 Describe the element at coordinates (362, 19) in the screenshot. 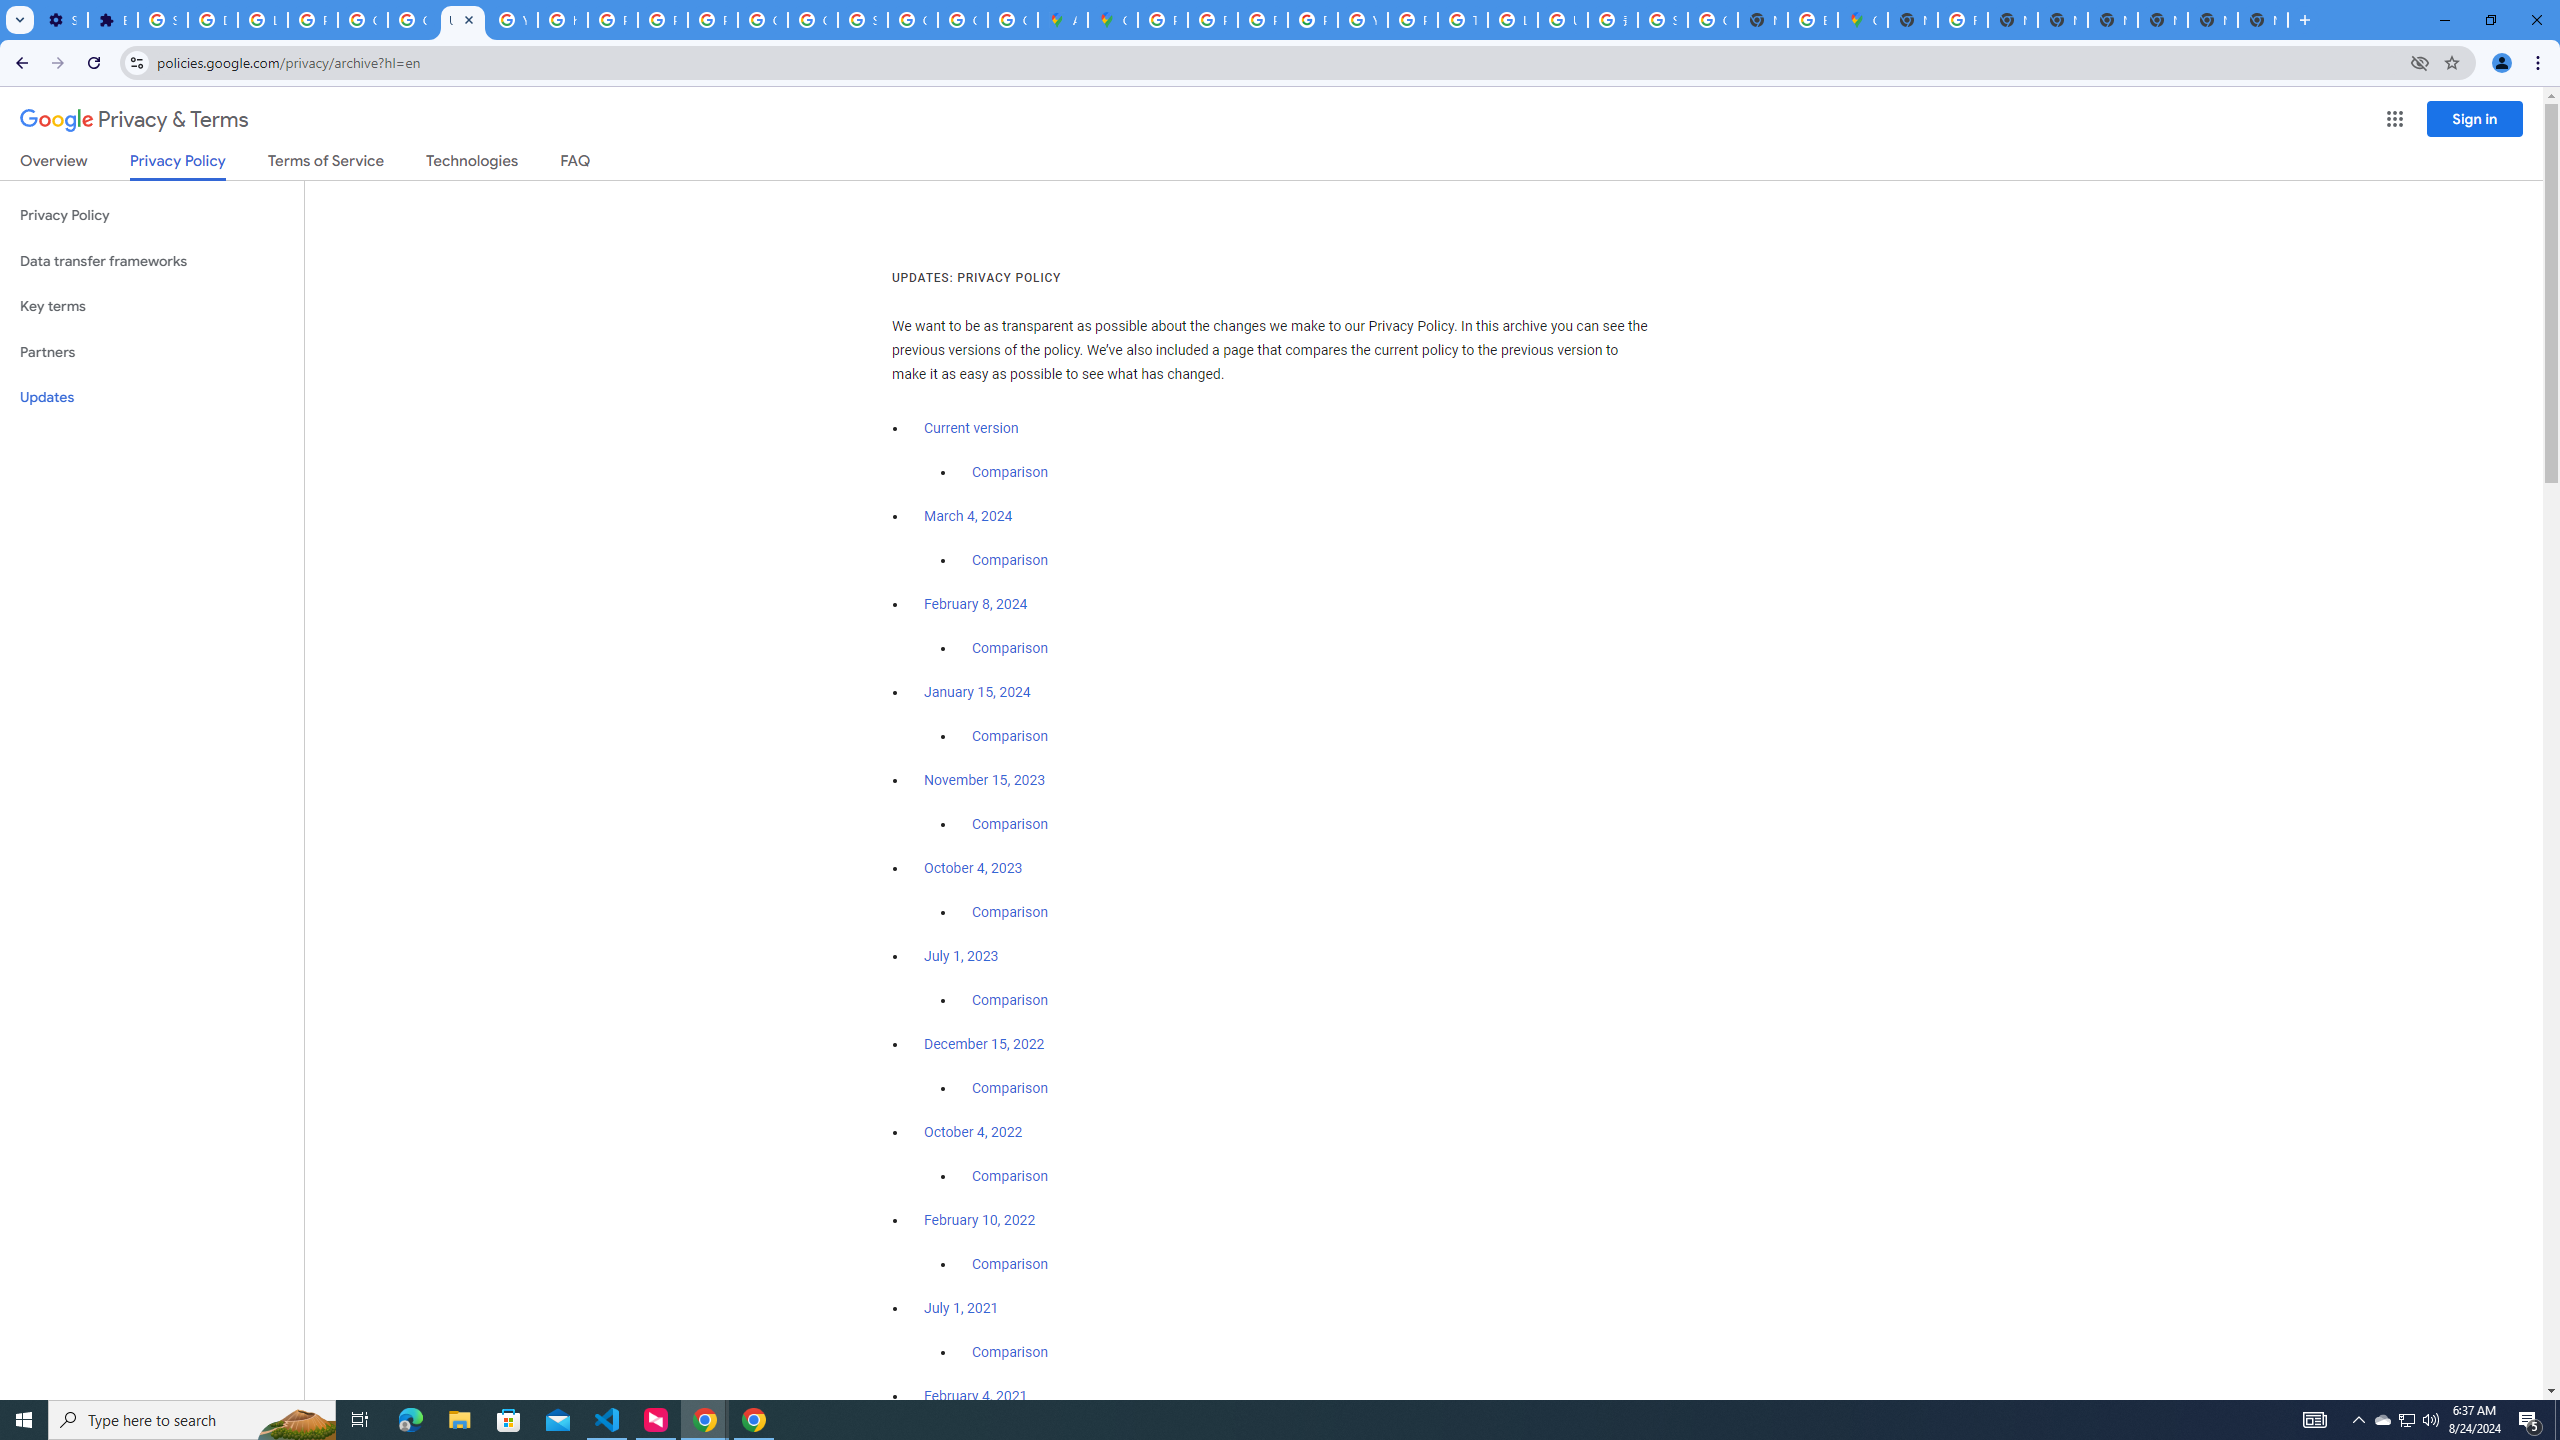

I see `'Google Account Help'` at that location.